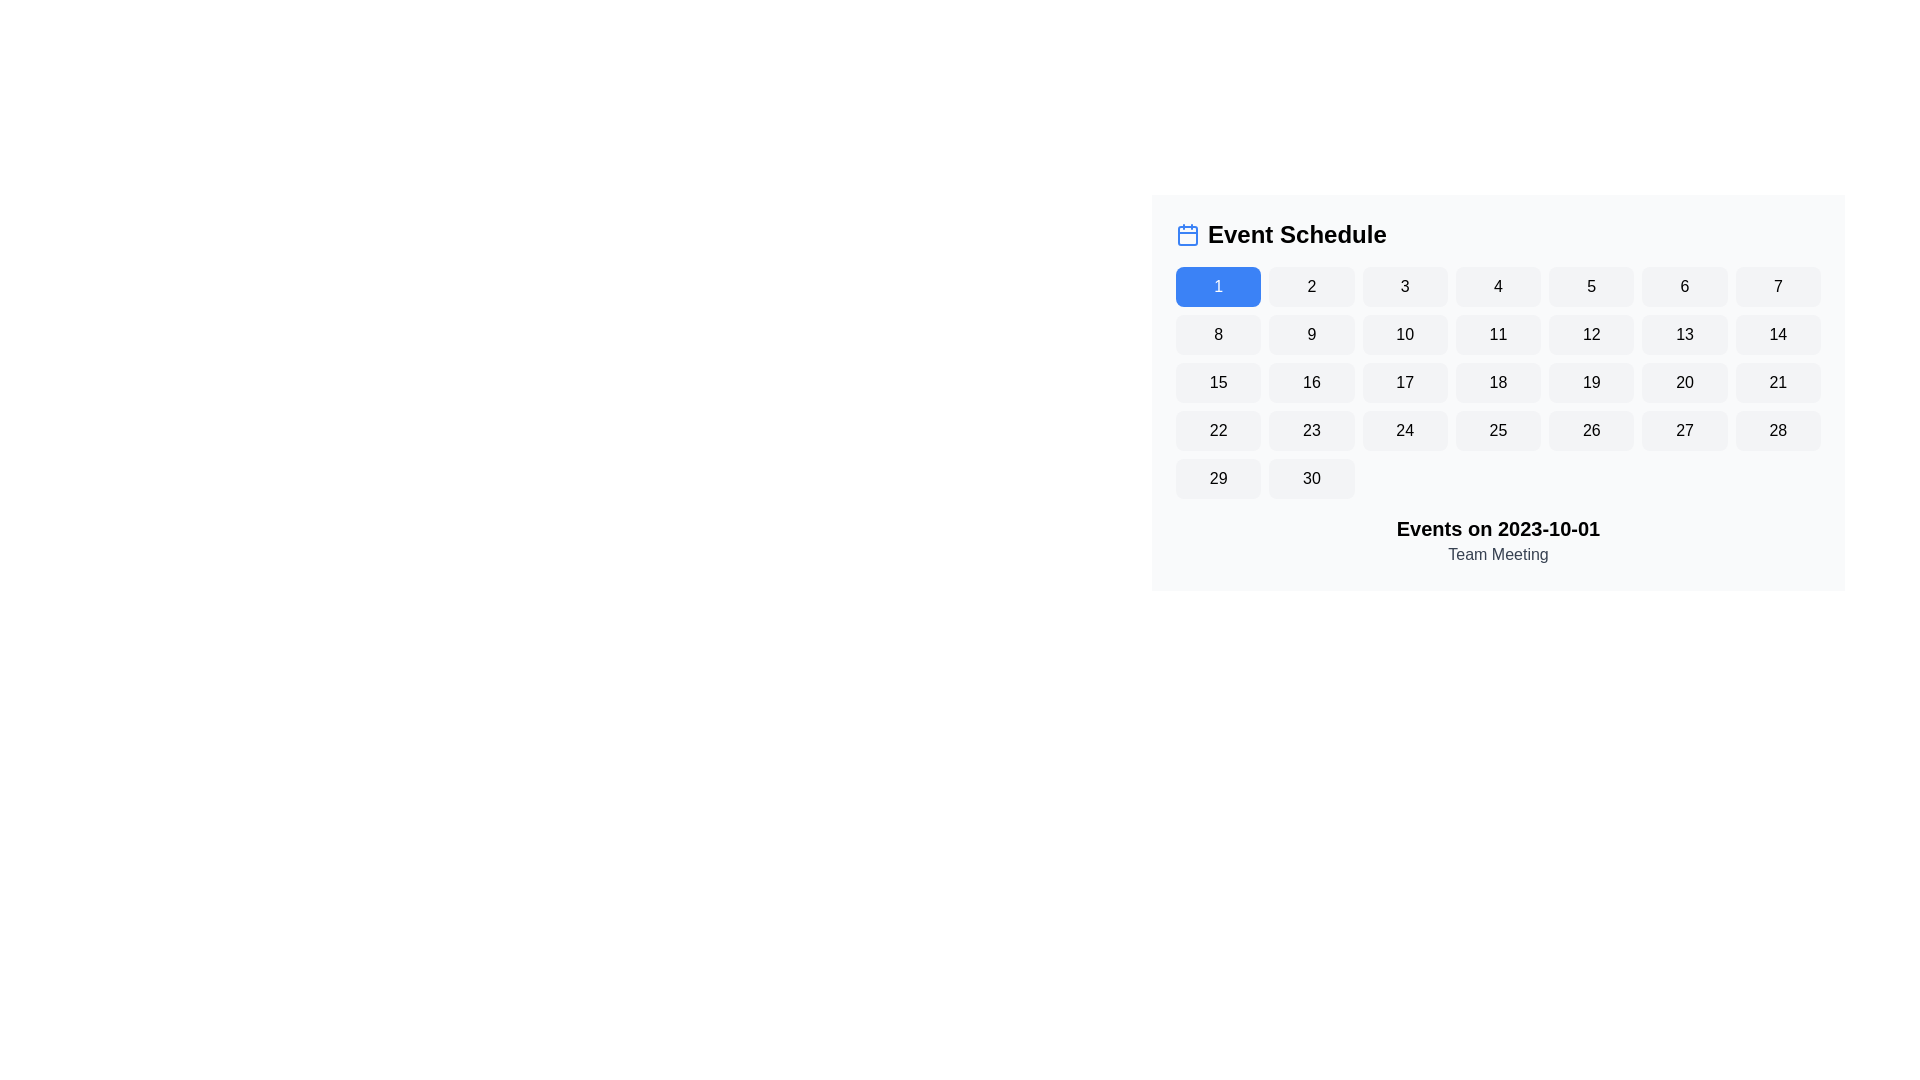 Image resolution: width=1920 pixels, height=1080 pixels. What do you see at coordinates (1498, 555) in the screenshot?
I see `the 'Team Meeting' text label, which is styled in gray and located under the title 'Events on 2023-10-01'` at bounding box center [1498, 555].